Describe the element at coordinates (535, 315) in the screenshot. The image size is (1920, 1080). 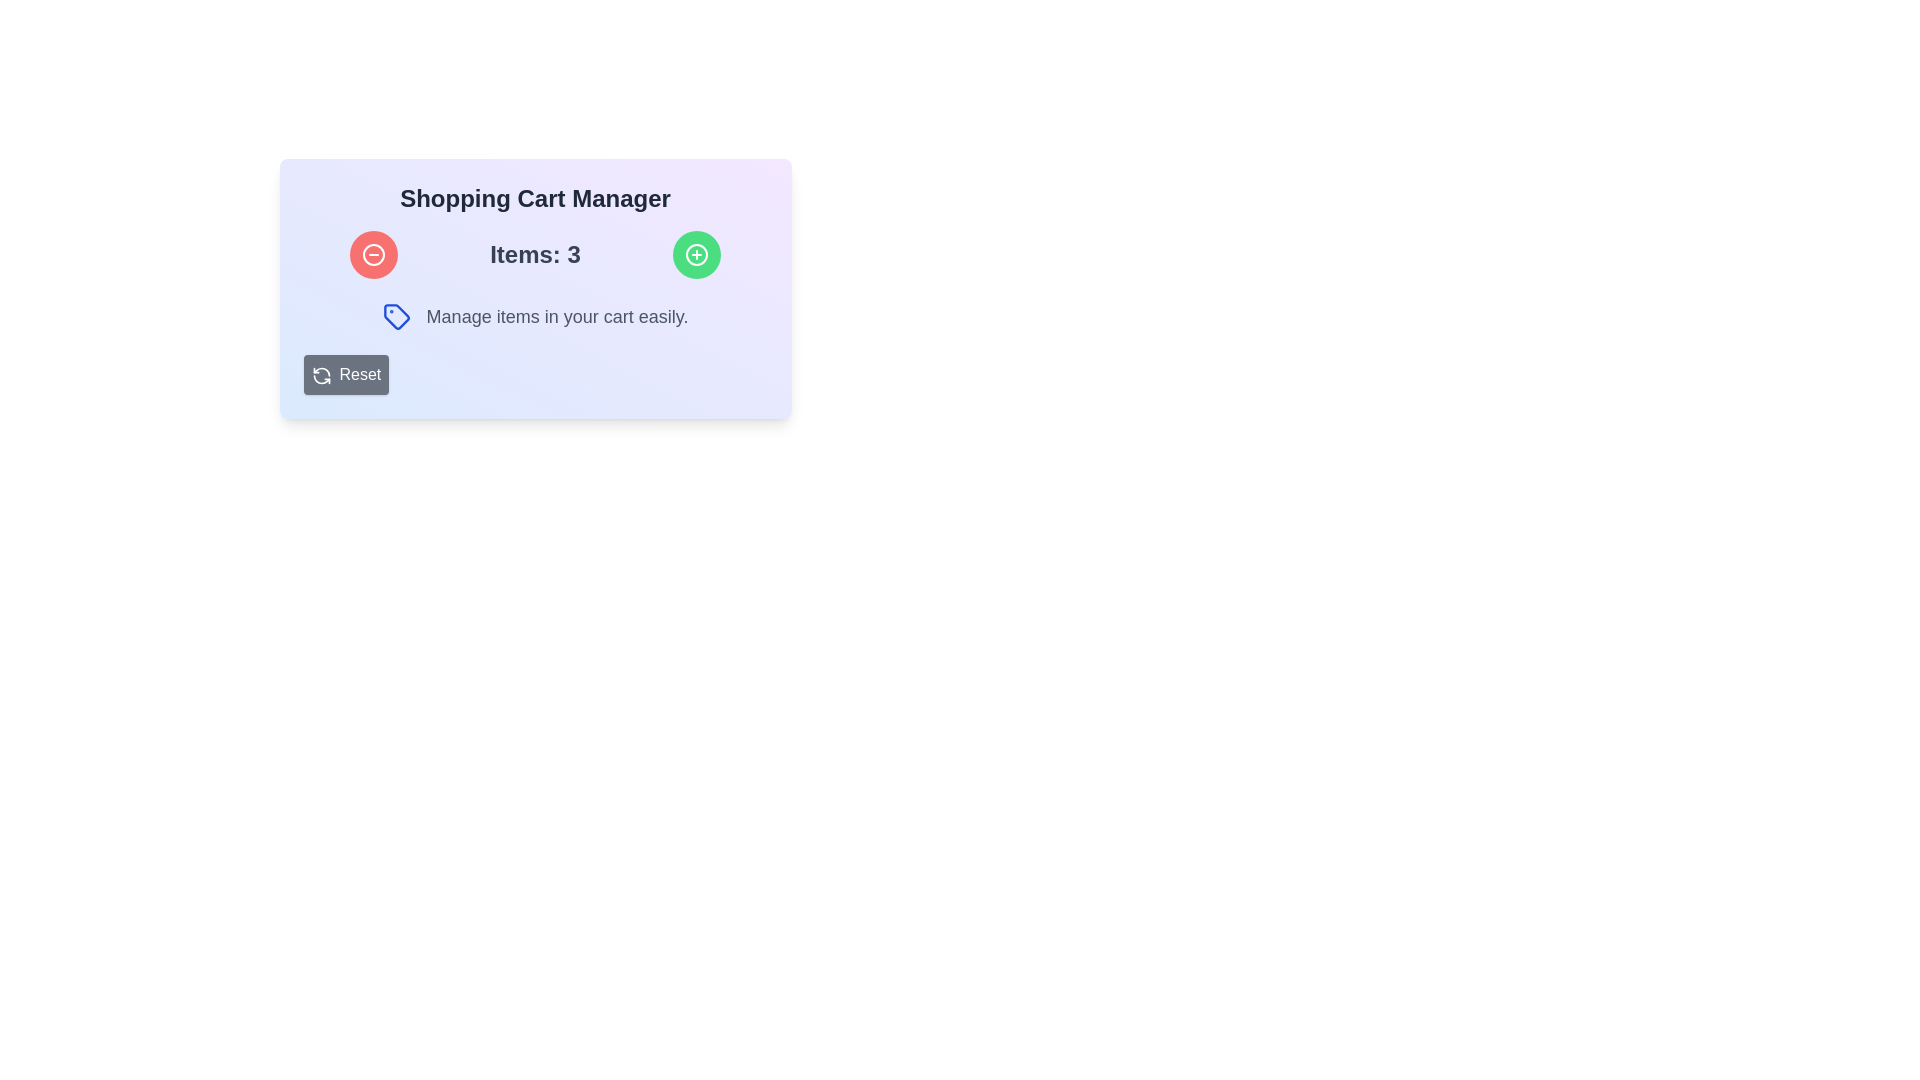
I see `the text with icon that provides instructions related to managing items in the shopping cart, located under 'Items: 3' and above the 'Reset' button within the 'Shopping Cart Manager' card` at that location.